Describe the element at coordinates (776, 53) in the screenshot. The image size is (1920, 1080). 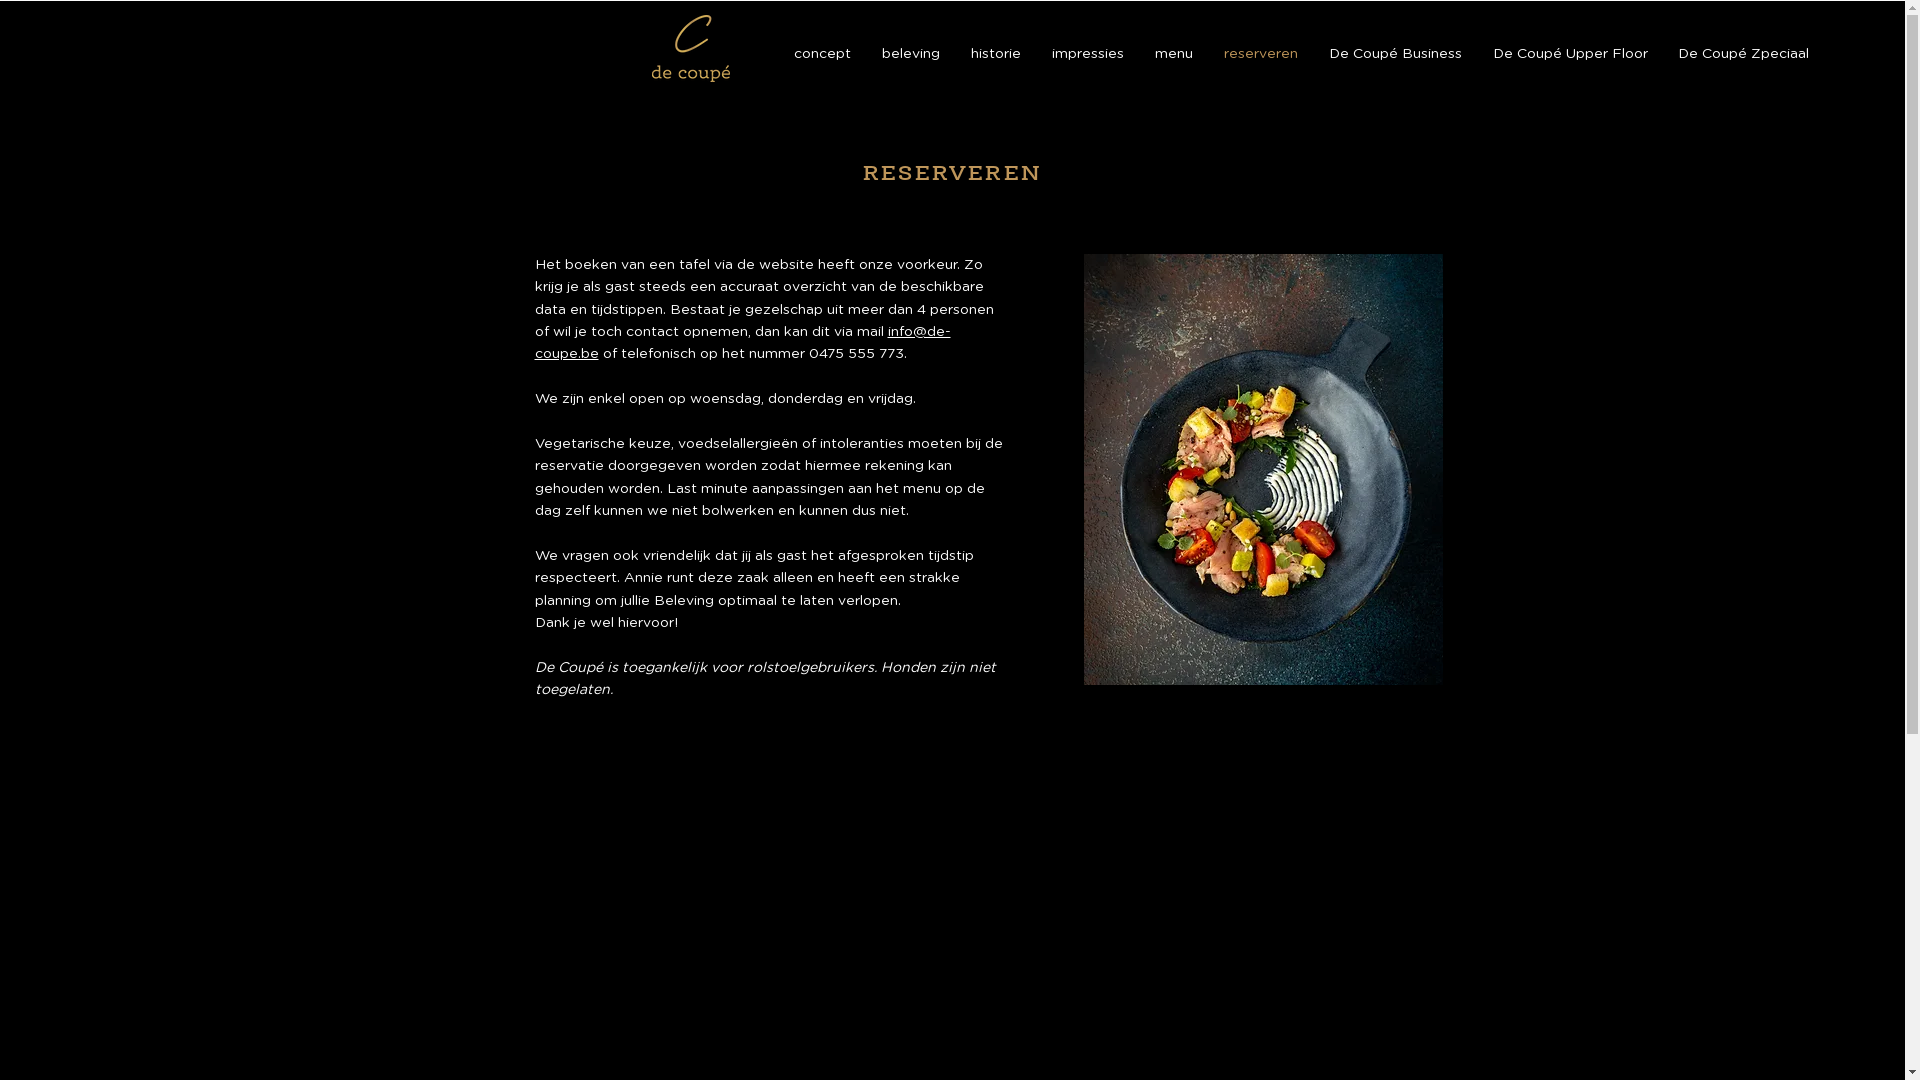
I see `'concept'` at that location.